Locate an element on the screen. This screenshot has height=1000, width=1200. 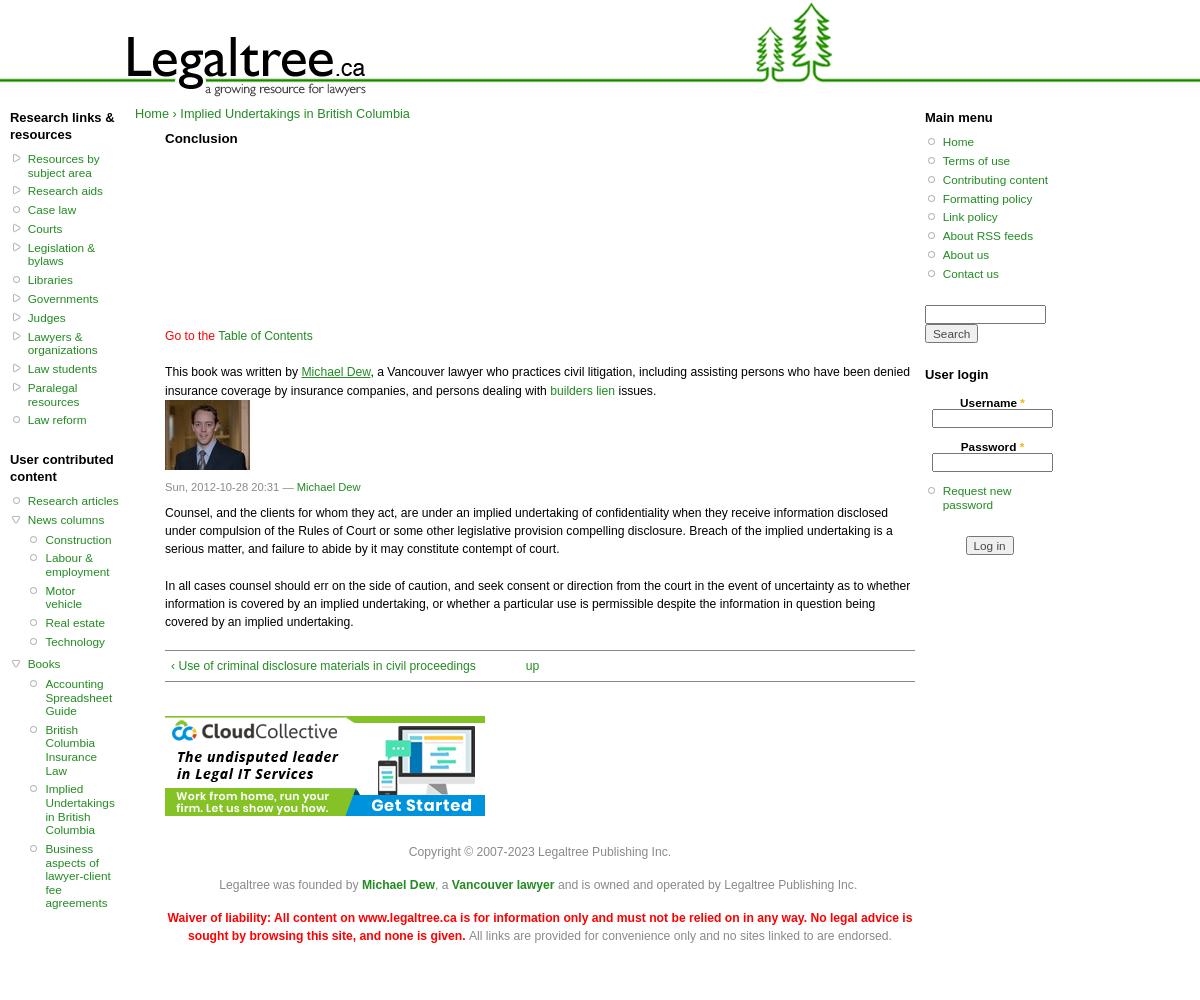
'Research aids' is located at coordinates (65, 189).